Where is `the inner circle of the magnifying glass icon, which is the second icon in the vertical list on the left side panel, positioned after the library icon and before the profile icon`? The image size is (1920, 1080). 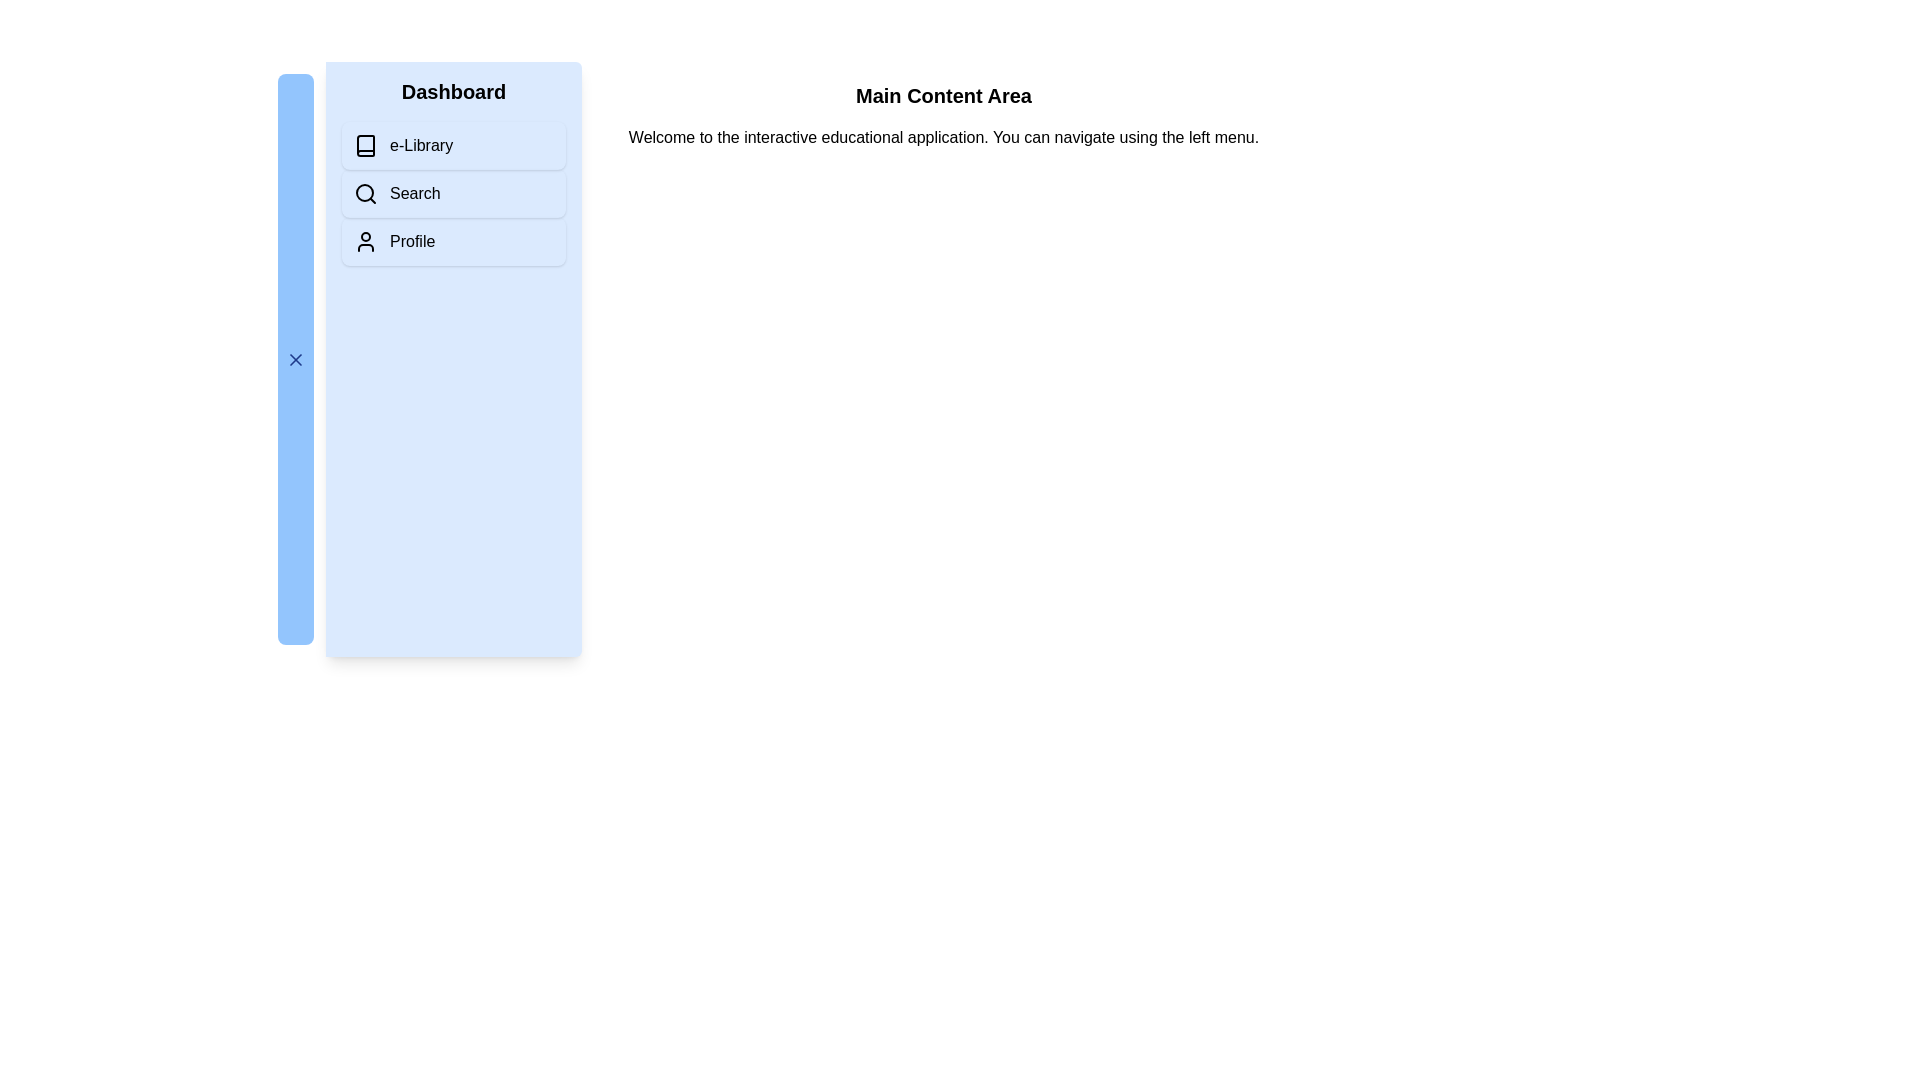
the inner circle of the magnifying glass icon, which is the second icon in the vertical list on the left side panel, positioned after the library icon and before the profile icon is located at coordinates (364, 192).